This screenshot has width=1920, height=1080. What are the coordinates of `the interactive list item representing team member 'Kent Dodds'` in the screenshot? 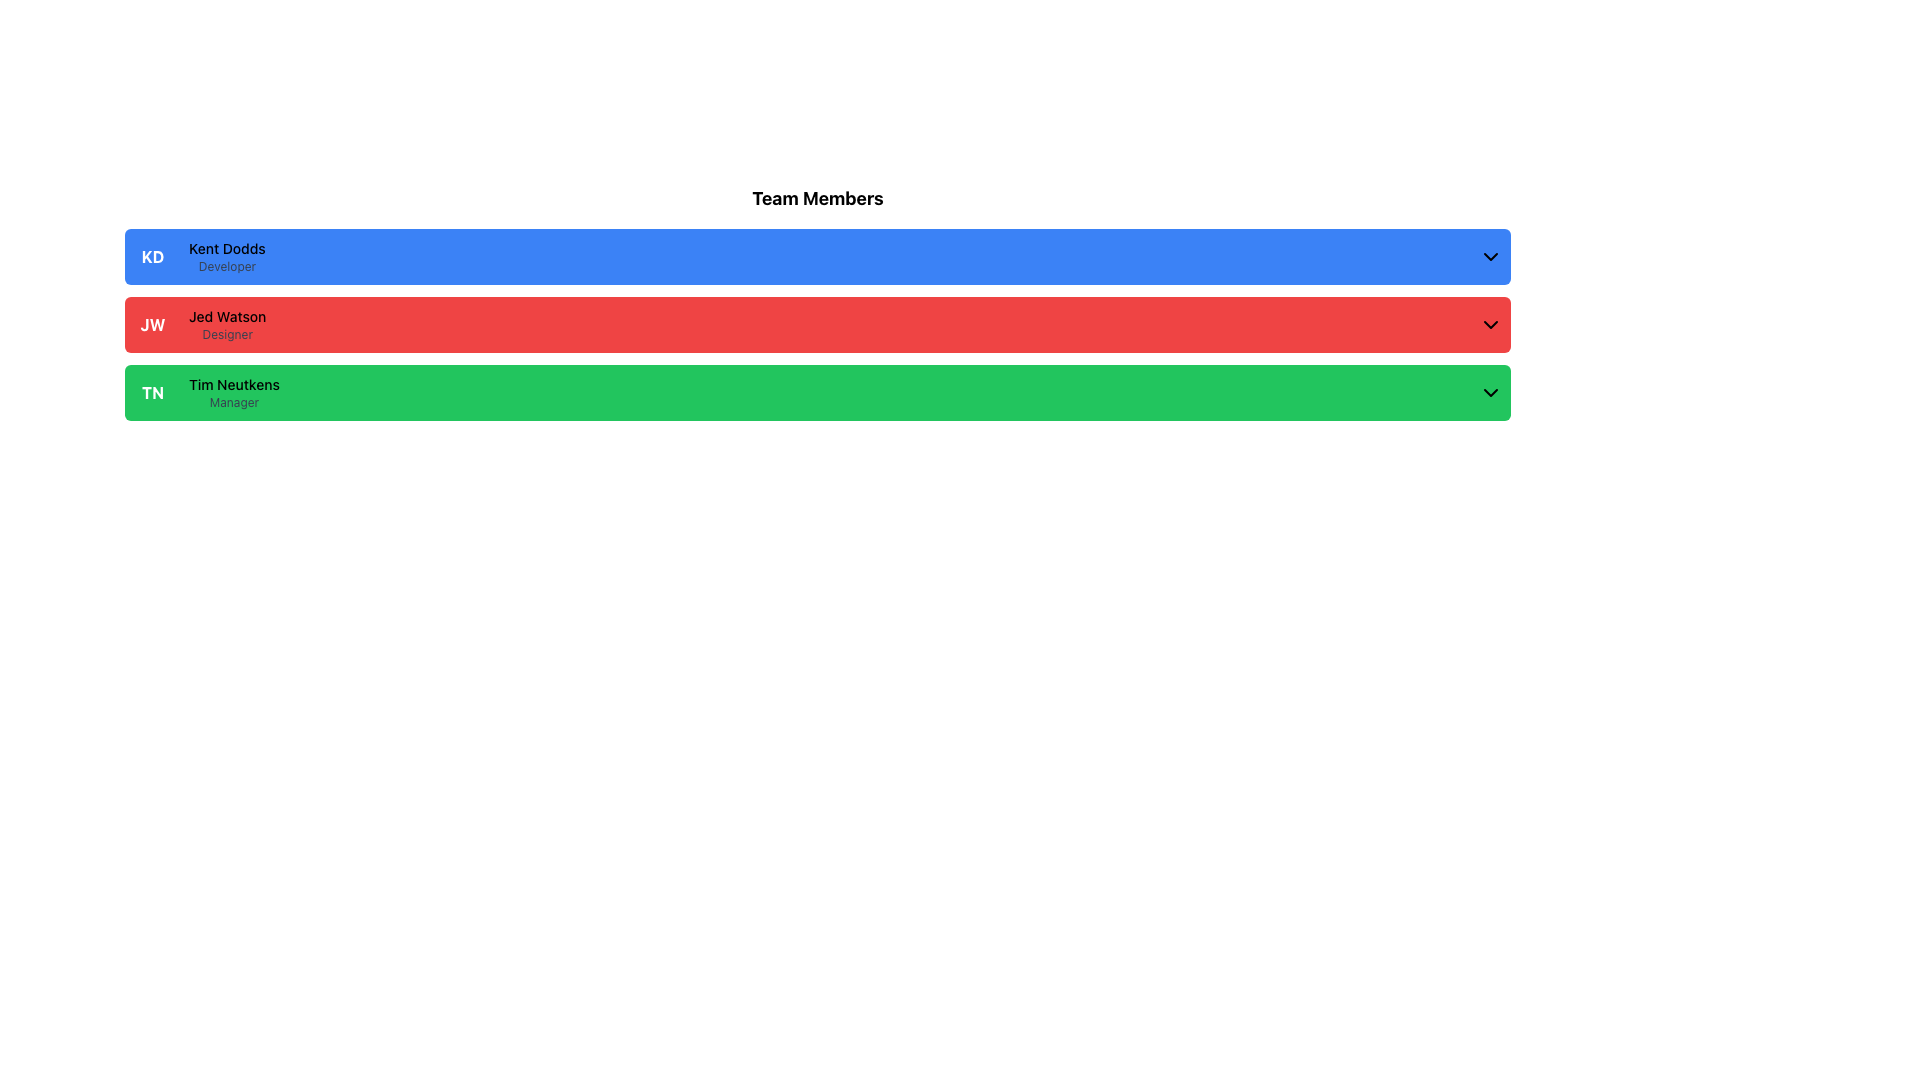 It's located at (817, 256).